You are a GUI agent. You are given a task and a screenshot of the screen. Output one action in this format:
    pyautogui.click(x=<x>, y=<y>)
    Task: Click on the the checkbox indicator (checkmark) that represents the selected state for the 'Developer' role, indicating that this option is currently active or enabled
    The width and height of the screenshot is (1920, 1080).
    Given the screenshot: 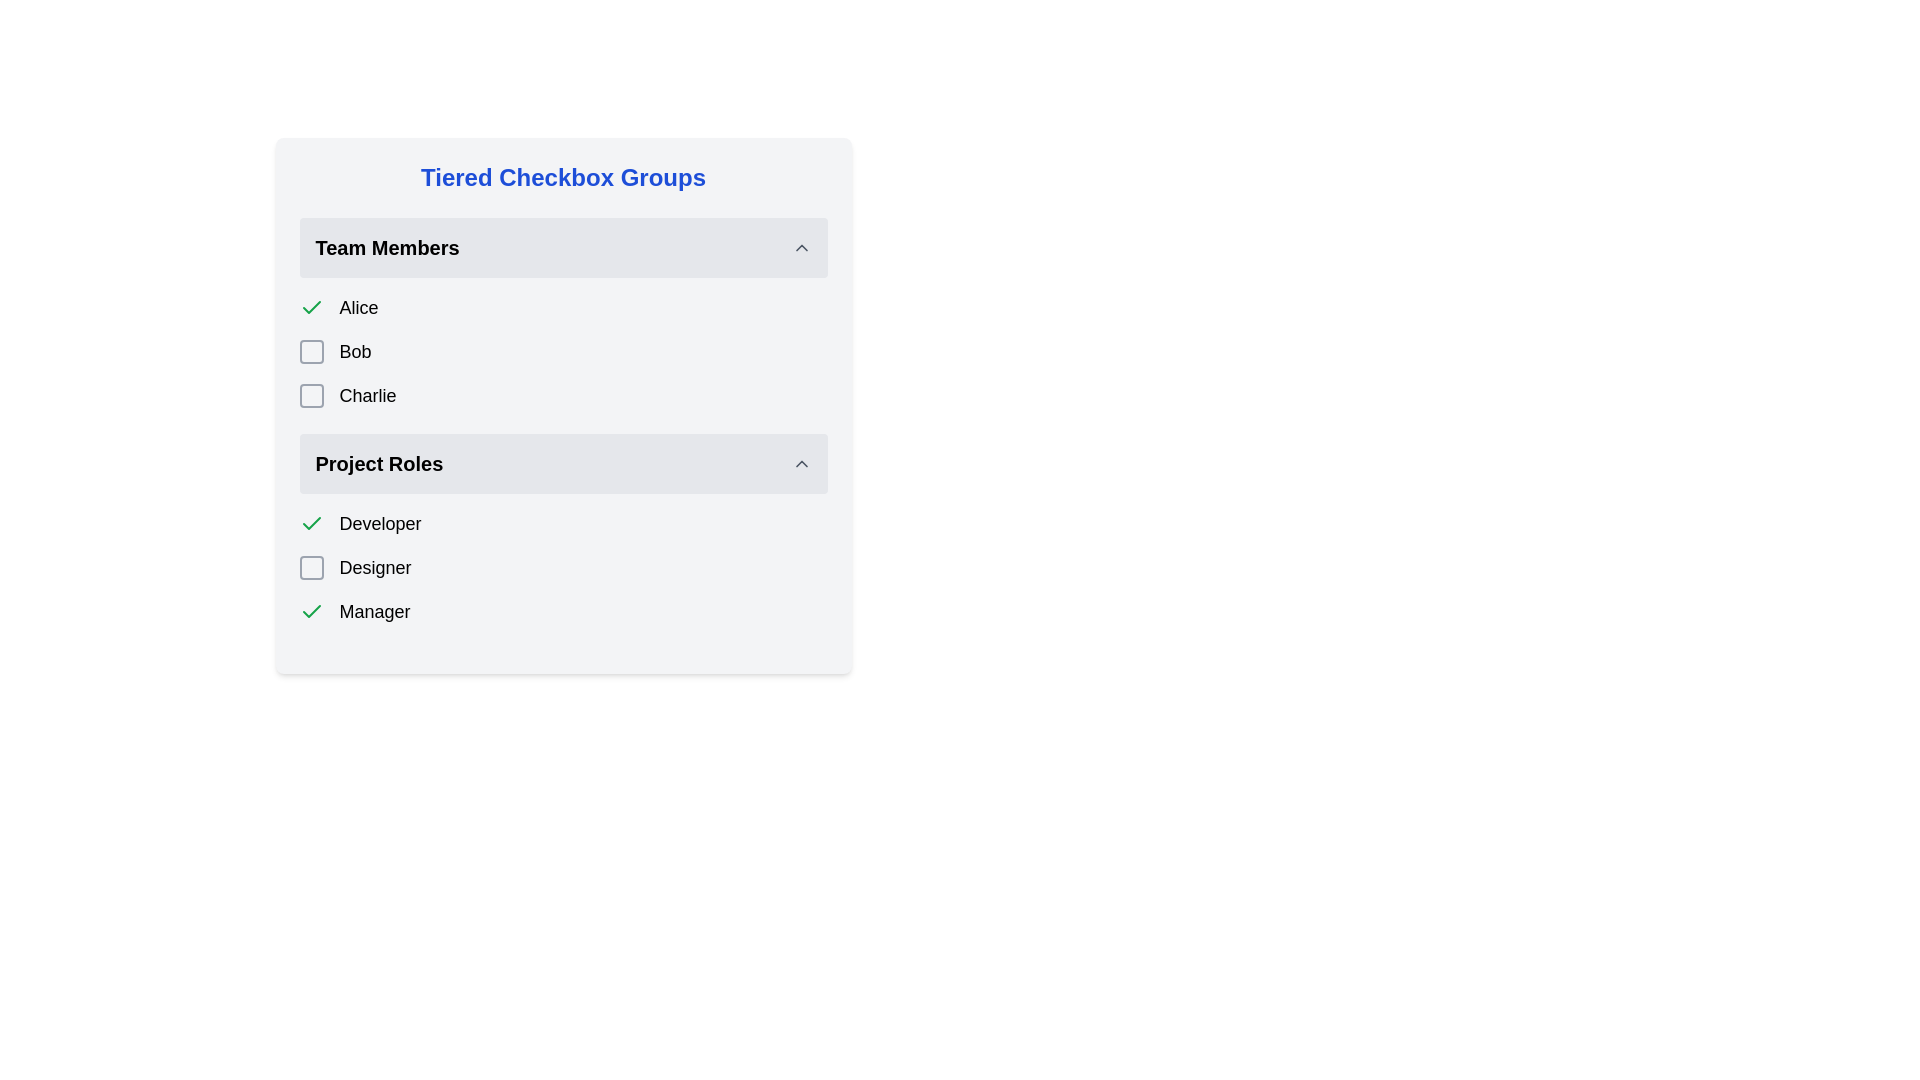 What is the action you would take?
    pyautogui.click(x=310, y=523)
    